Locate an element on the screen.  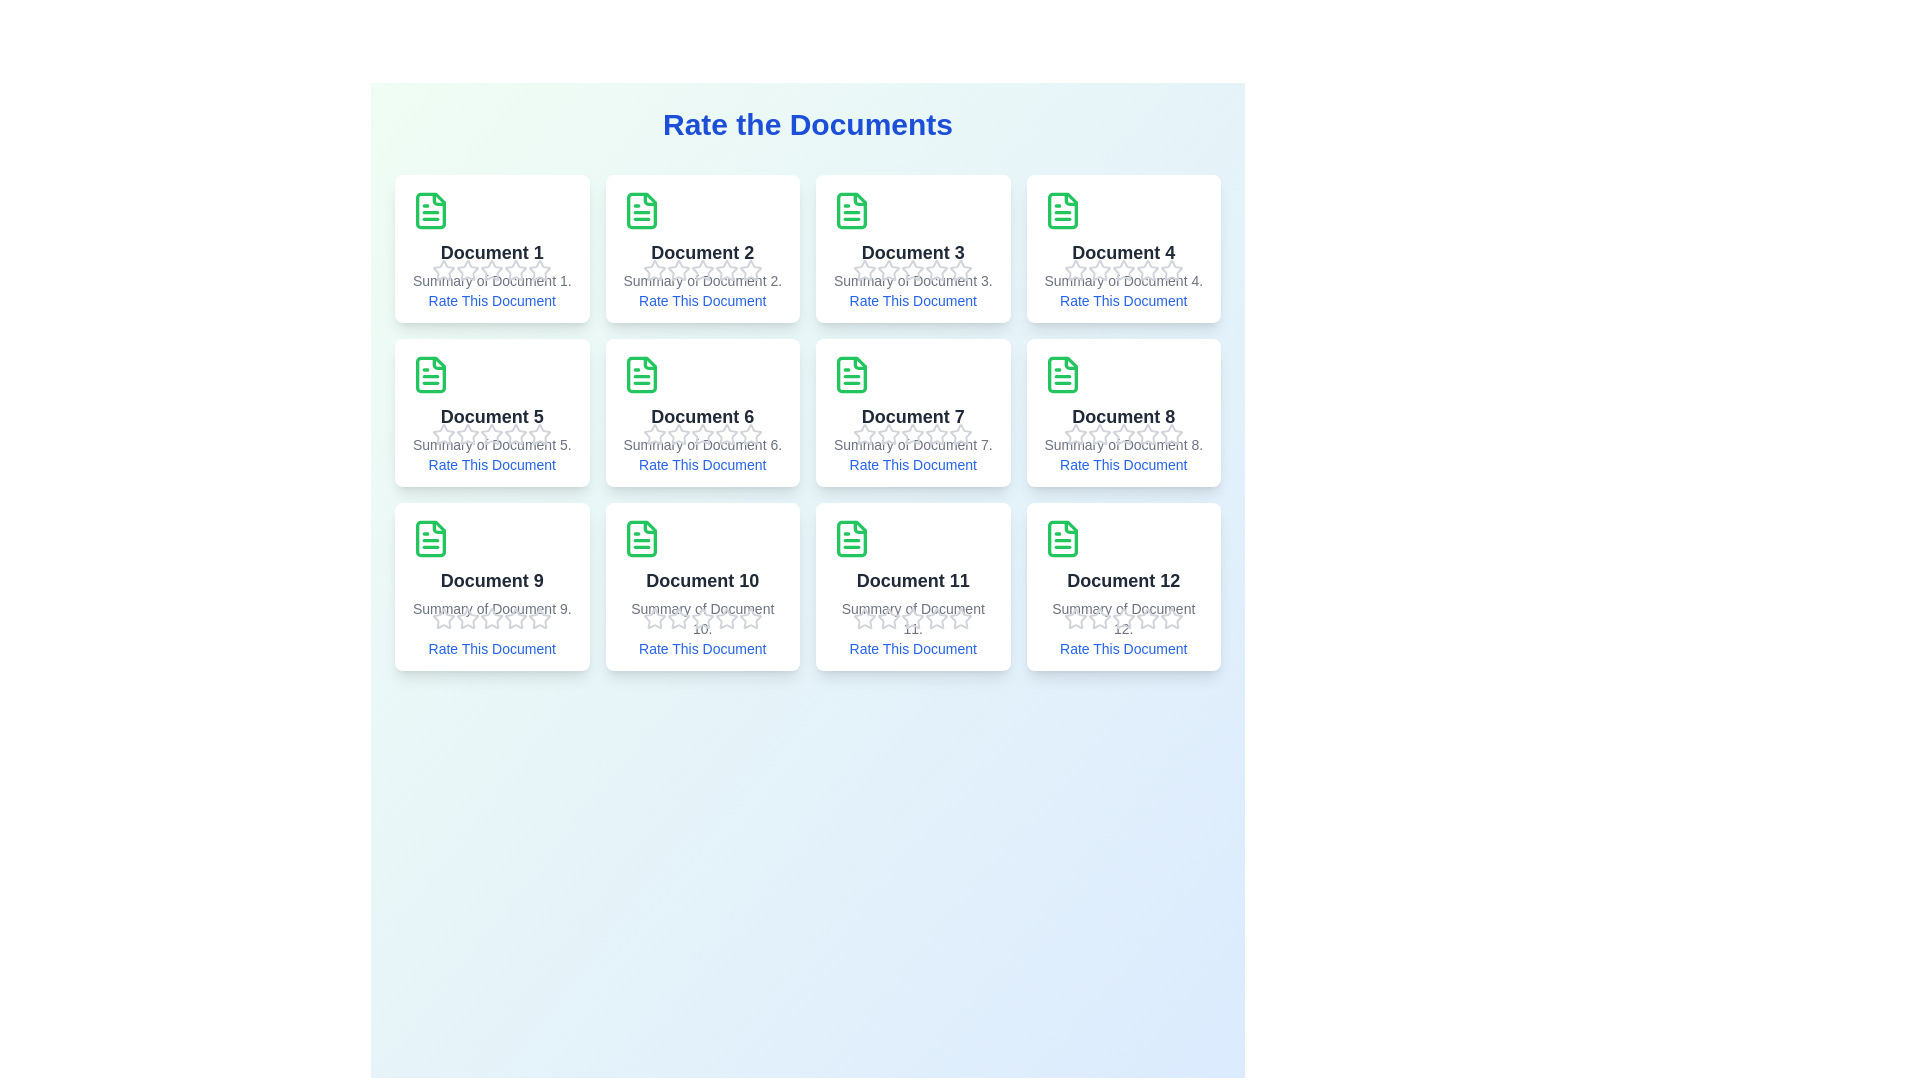
the star corresponding to the rating 2 to preview the rating is located at coordinates (467, 270).